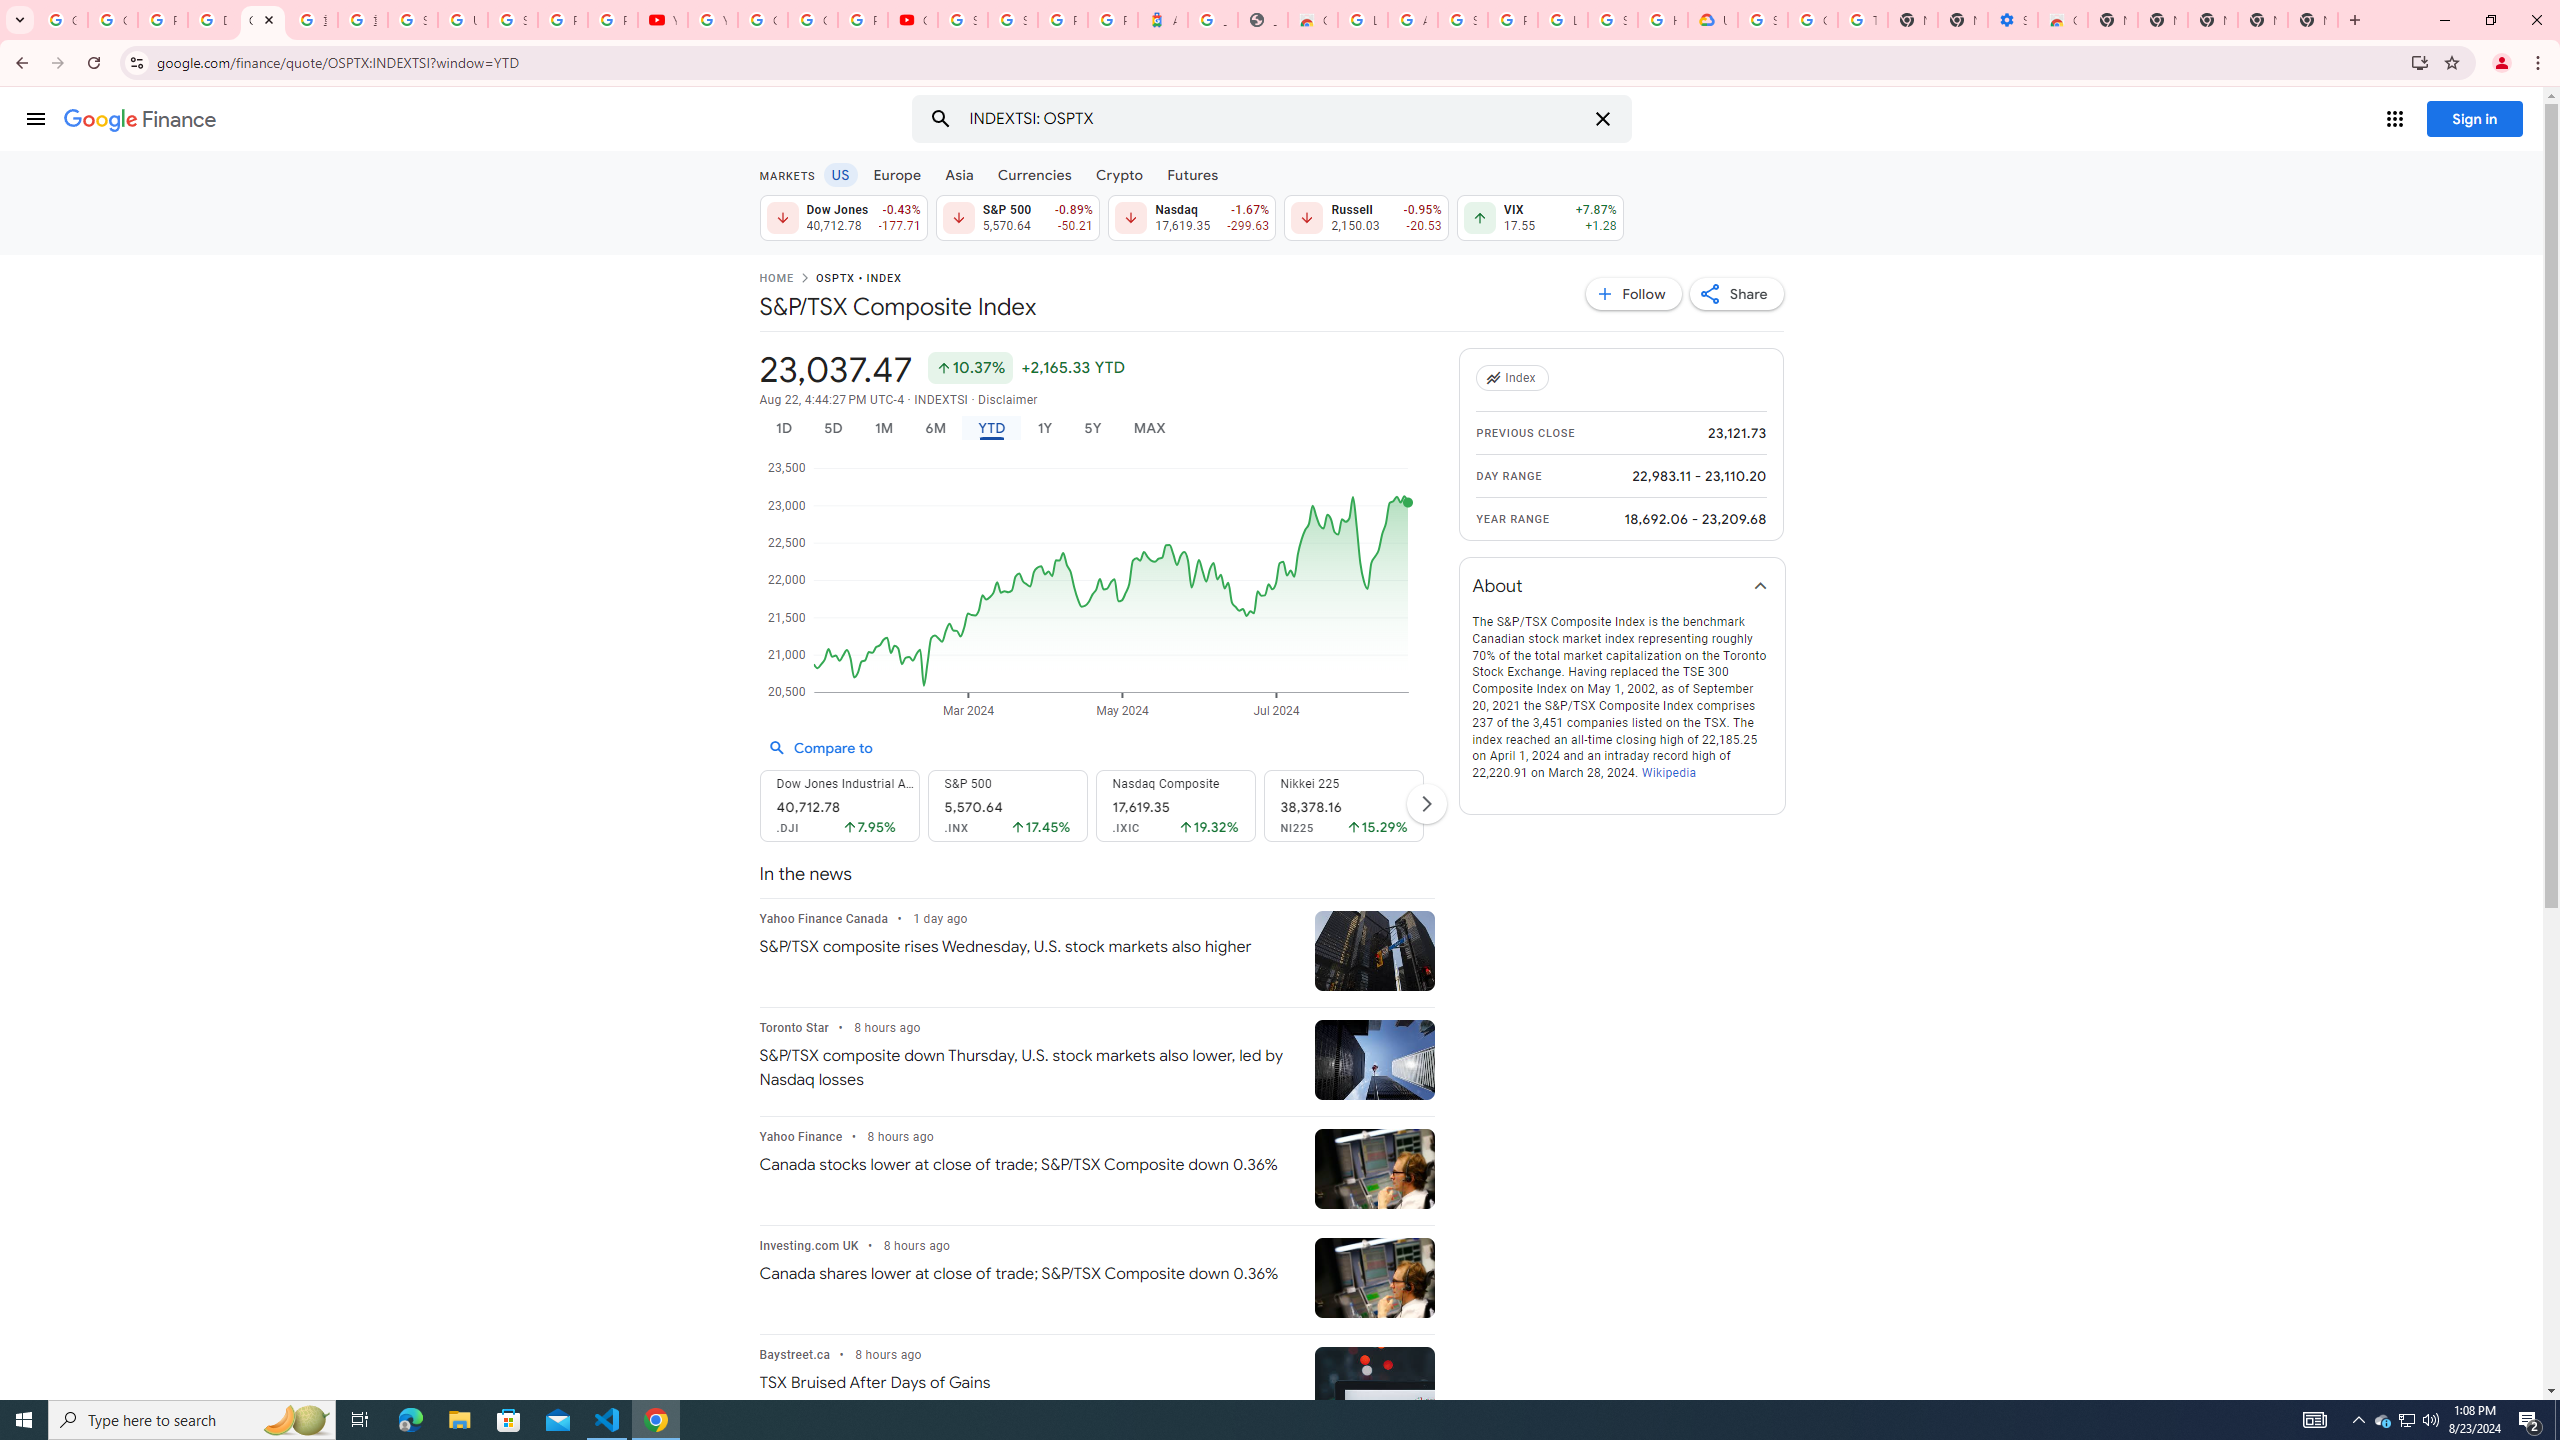 The height and width of the screenshot is (1440, 2560). I want to click on 'Chrome Web Store - Accessibility extensions', so click(2062, 19).